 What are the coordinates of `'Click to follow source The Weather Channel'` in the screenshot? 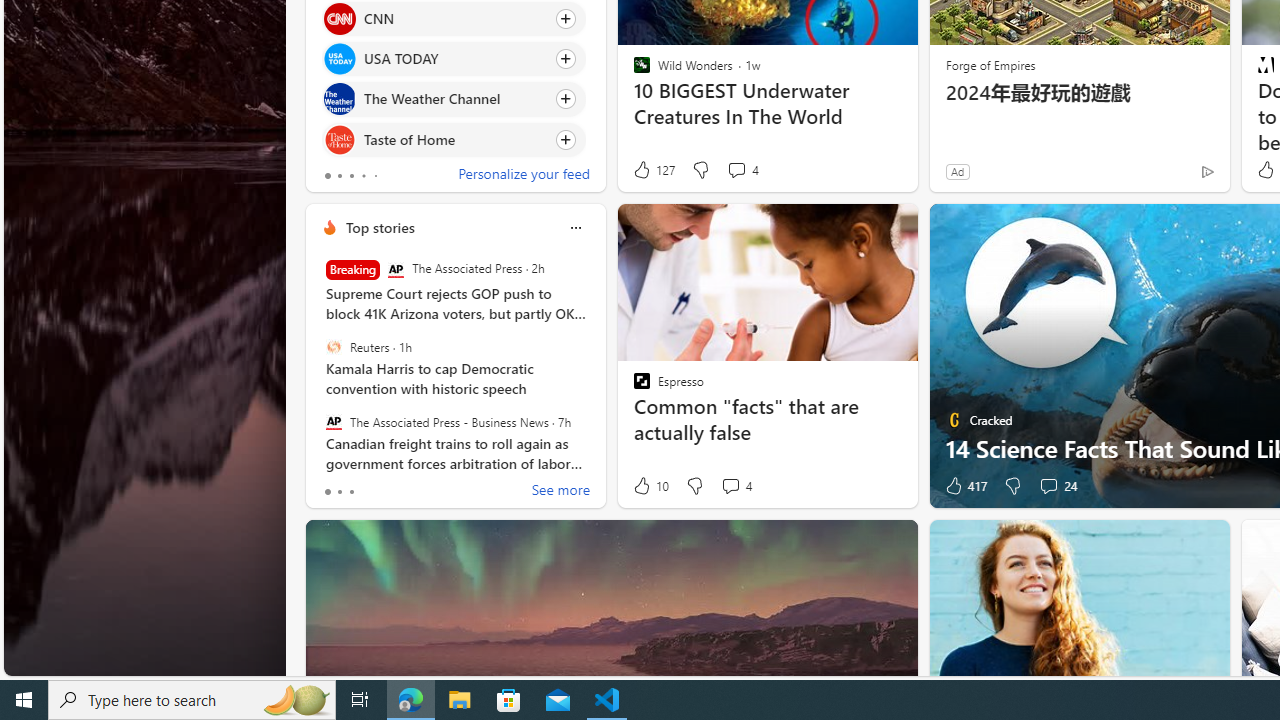 It's located at (452, 99).